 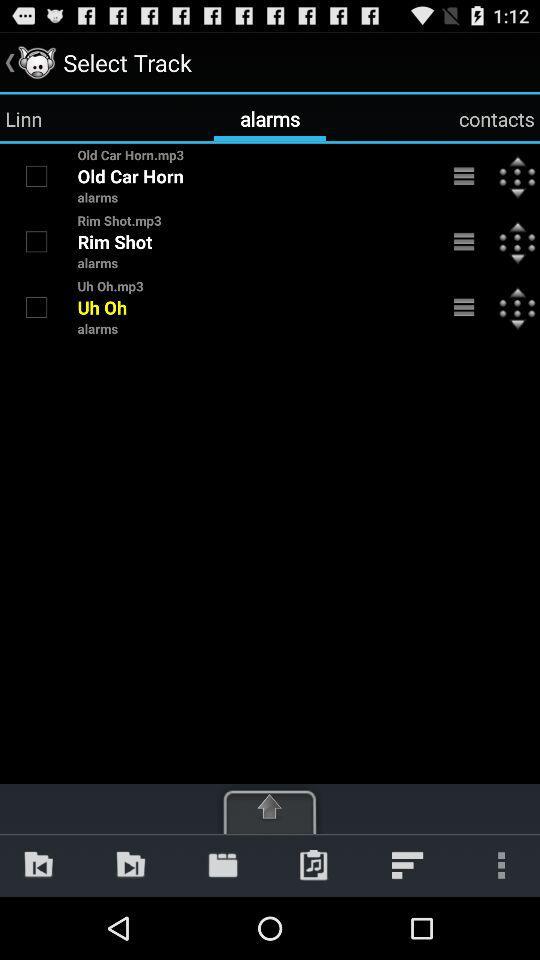 I want to click on rim shot alarm, so click(x=36, y=240).